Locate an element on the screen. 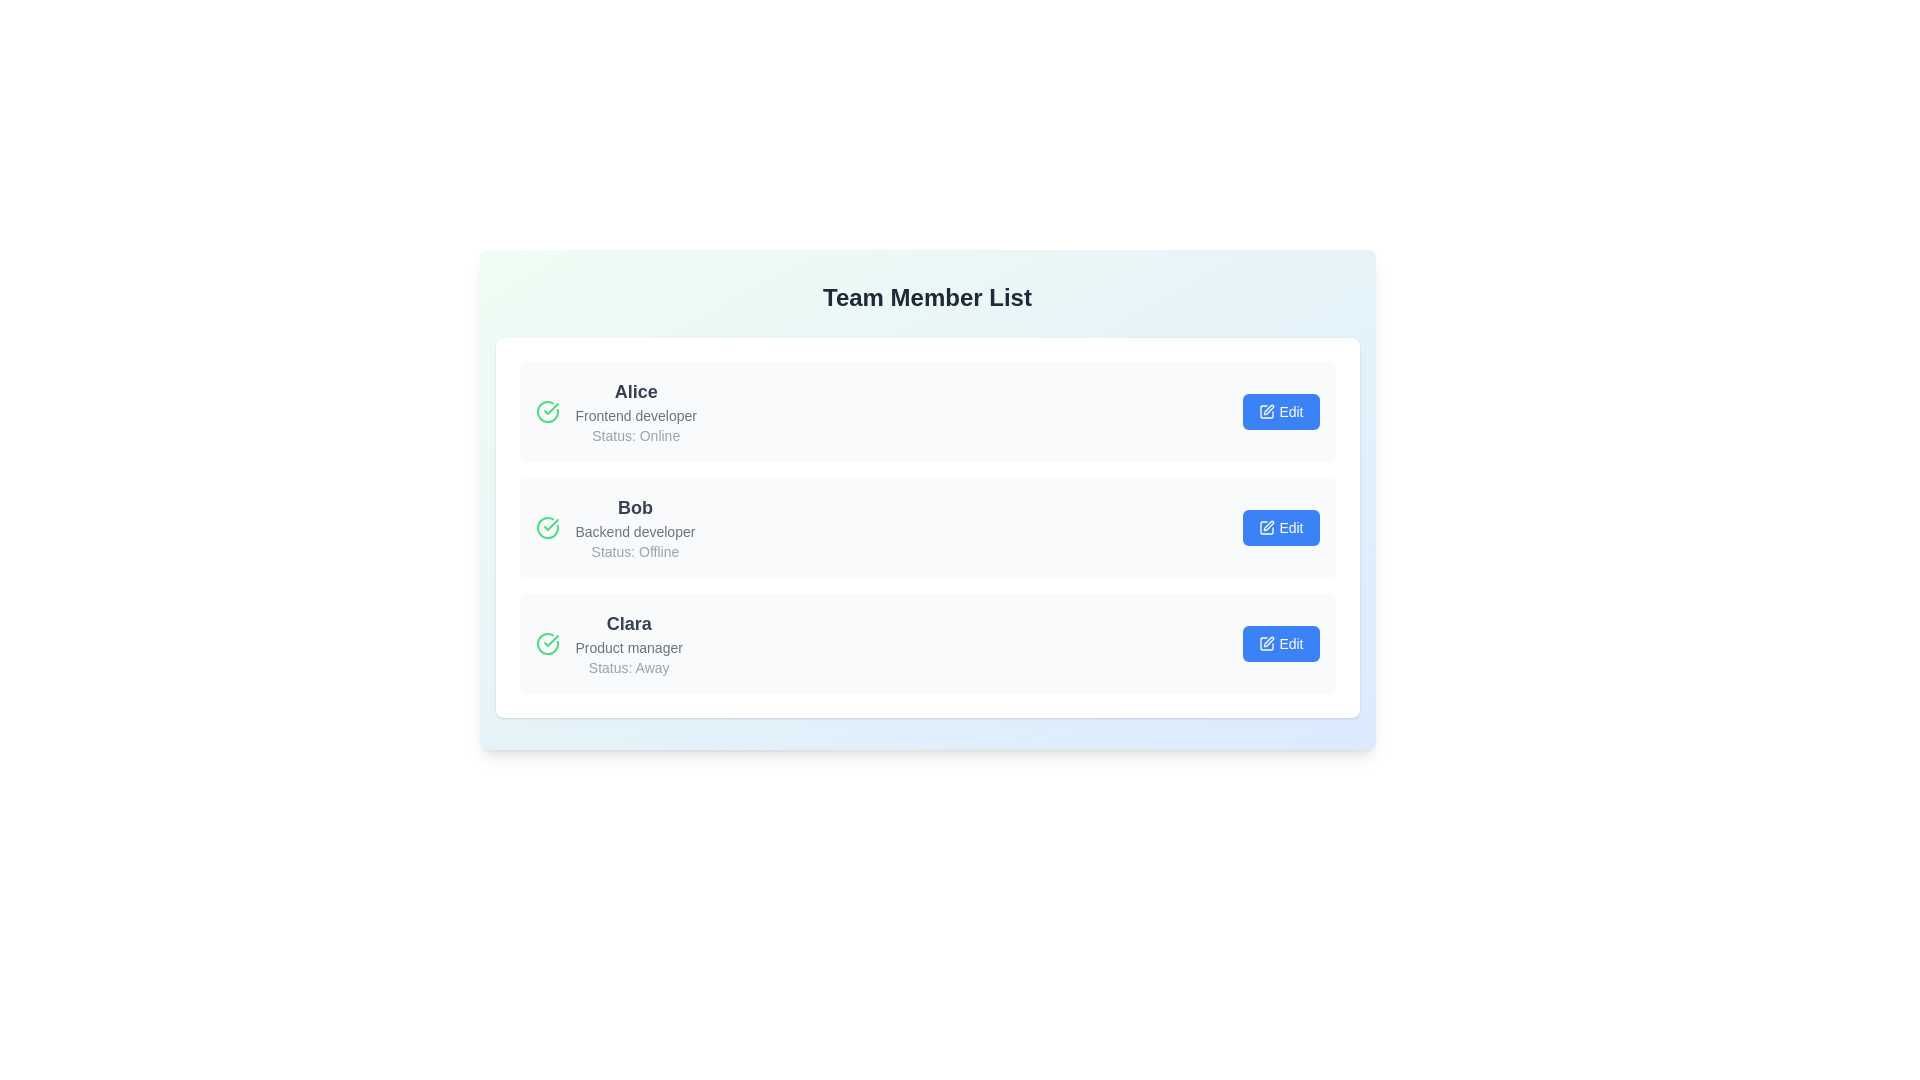  the user item corresponding to Clara is located at coordinates (926, 644).